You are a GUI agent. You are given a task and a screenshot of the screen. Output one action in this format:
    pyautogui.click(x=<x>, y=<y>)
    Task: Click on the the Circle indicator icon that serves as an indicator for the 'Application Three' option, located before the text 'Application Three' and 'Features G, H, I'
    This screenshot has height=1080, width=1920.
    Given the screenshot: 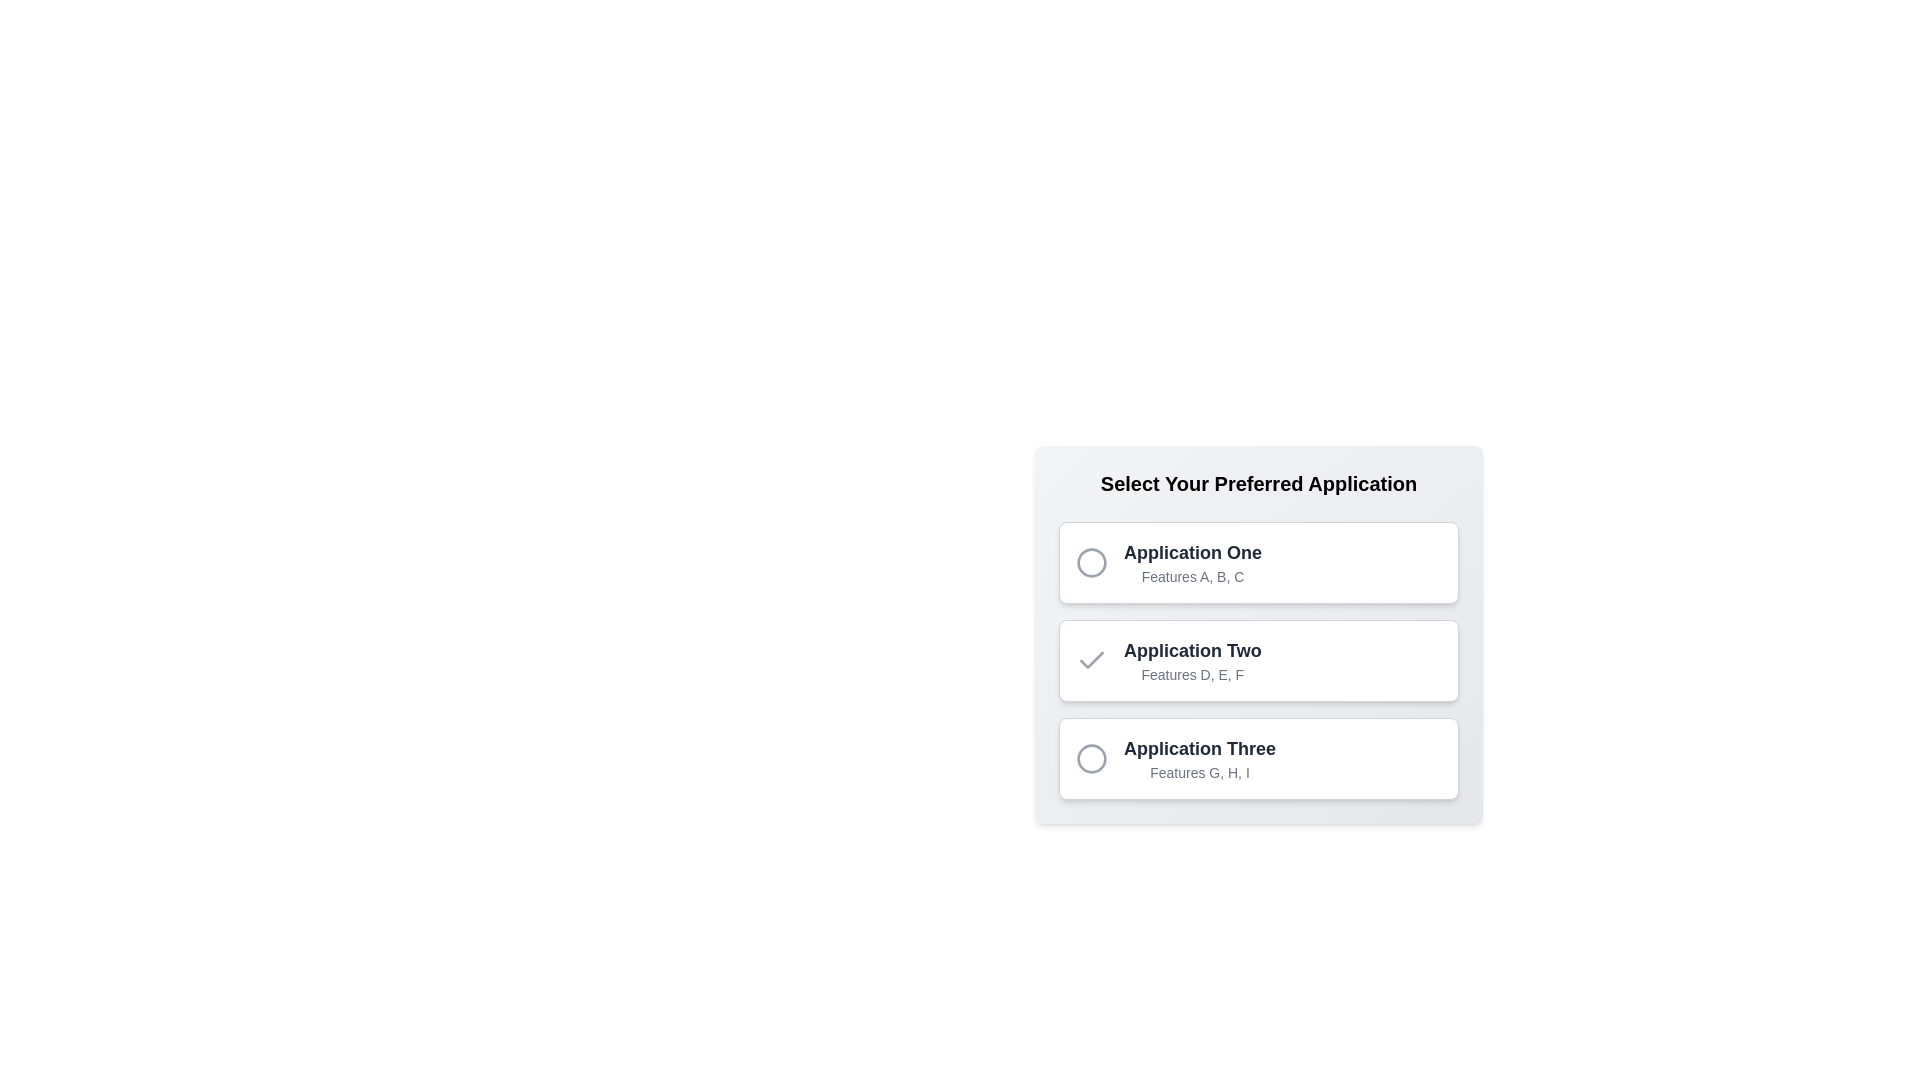 What is the action you would take?
    pyautogui.click(x=1090, y=759)
    